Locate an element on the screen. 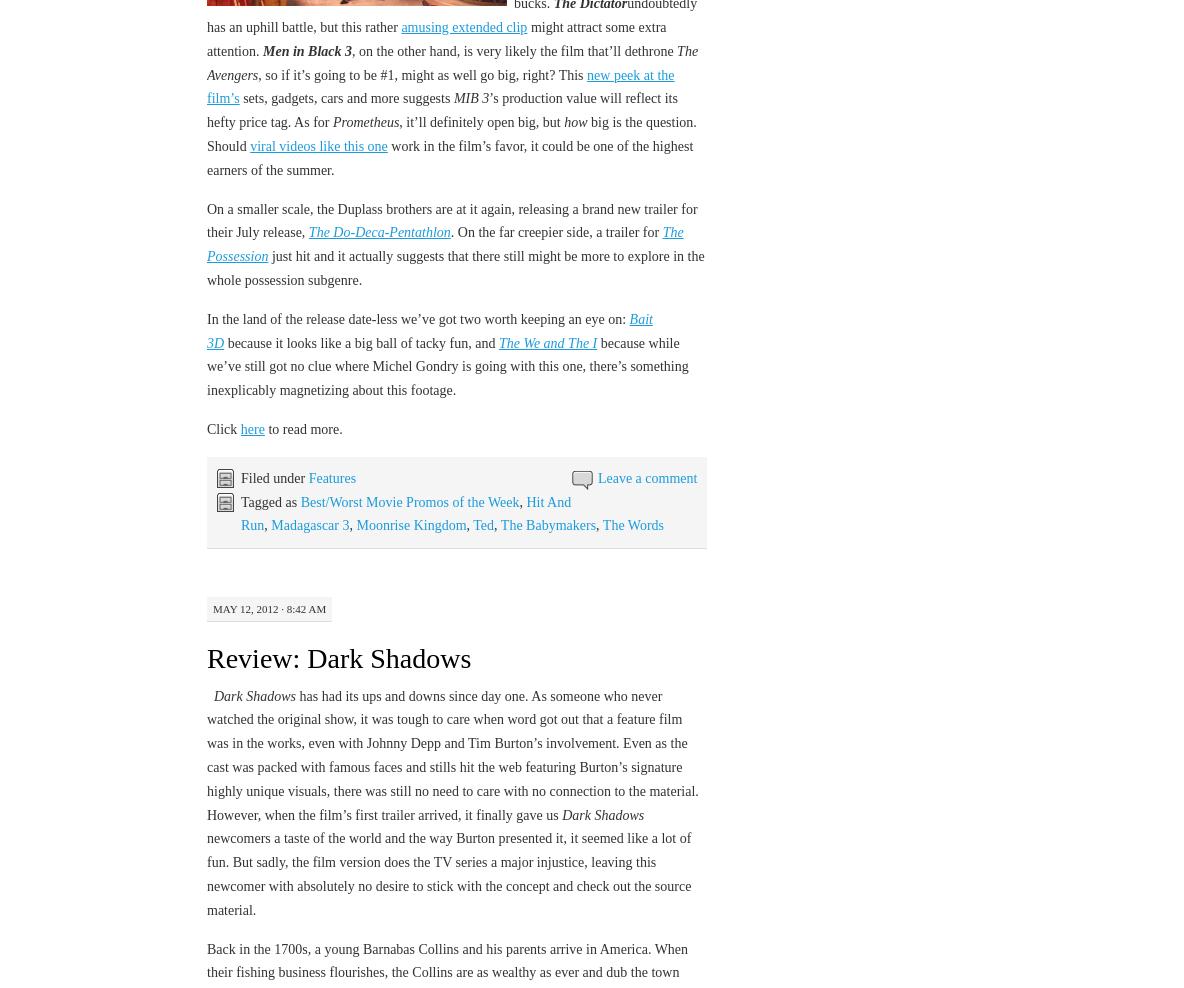 This screenshot has height=988, width=1184. '. On the far creepier side, a trailer for' is located at coordinates (556, 232).